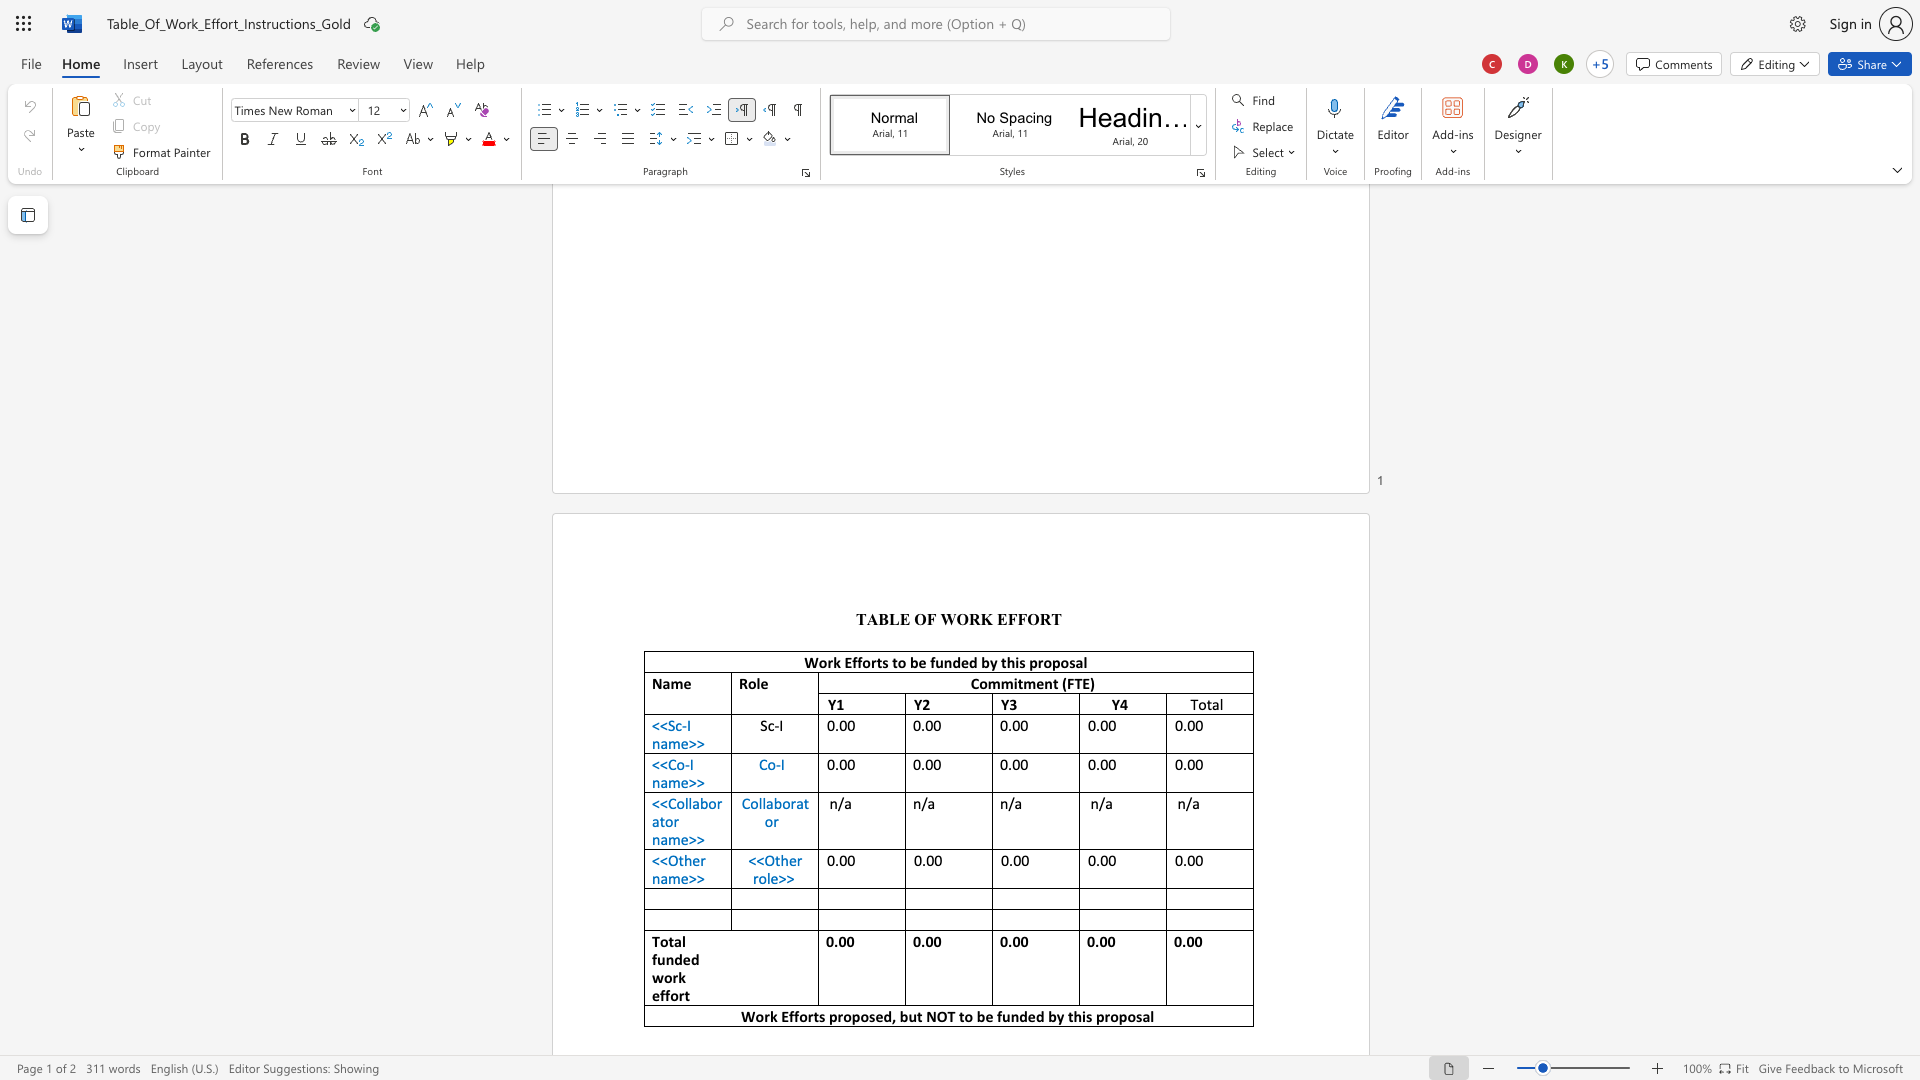  I want to click on the space between the continuous character "t" and "s" in the text, so click(881, 662).